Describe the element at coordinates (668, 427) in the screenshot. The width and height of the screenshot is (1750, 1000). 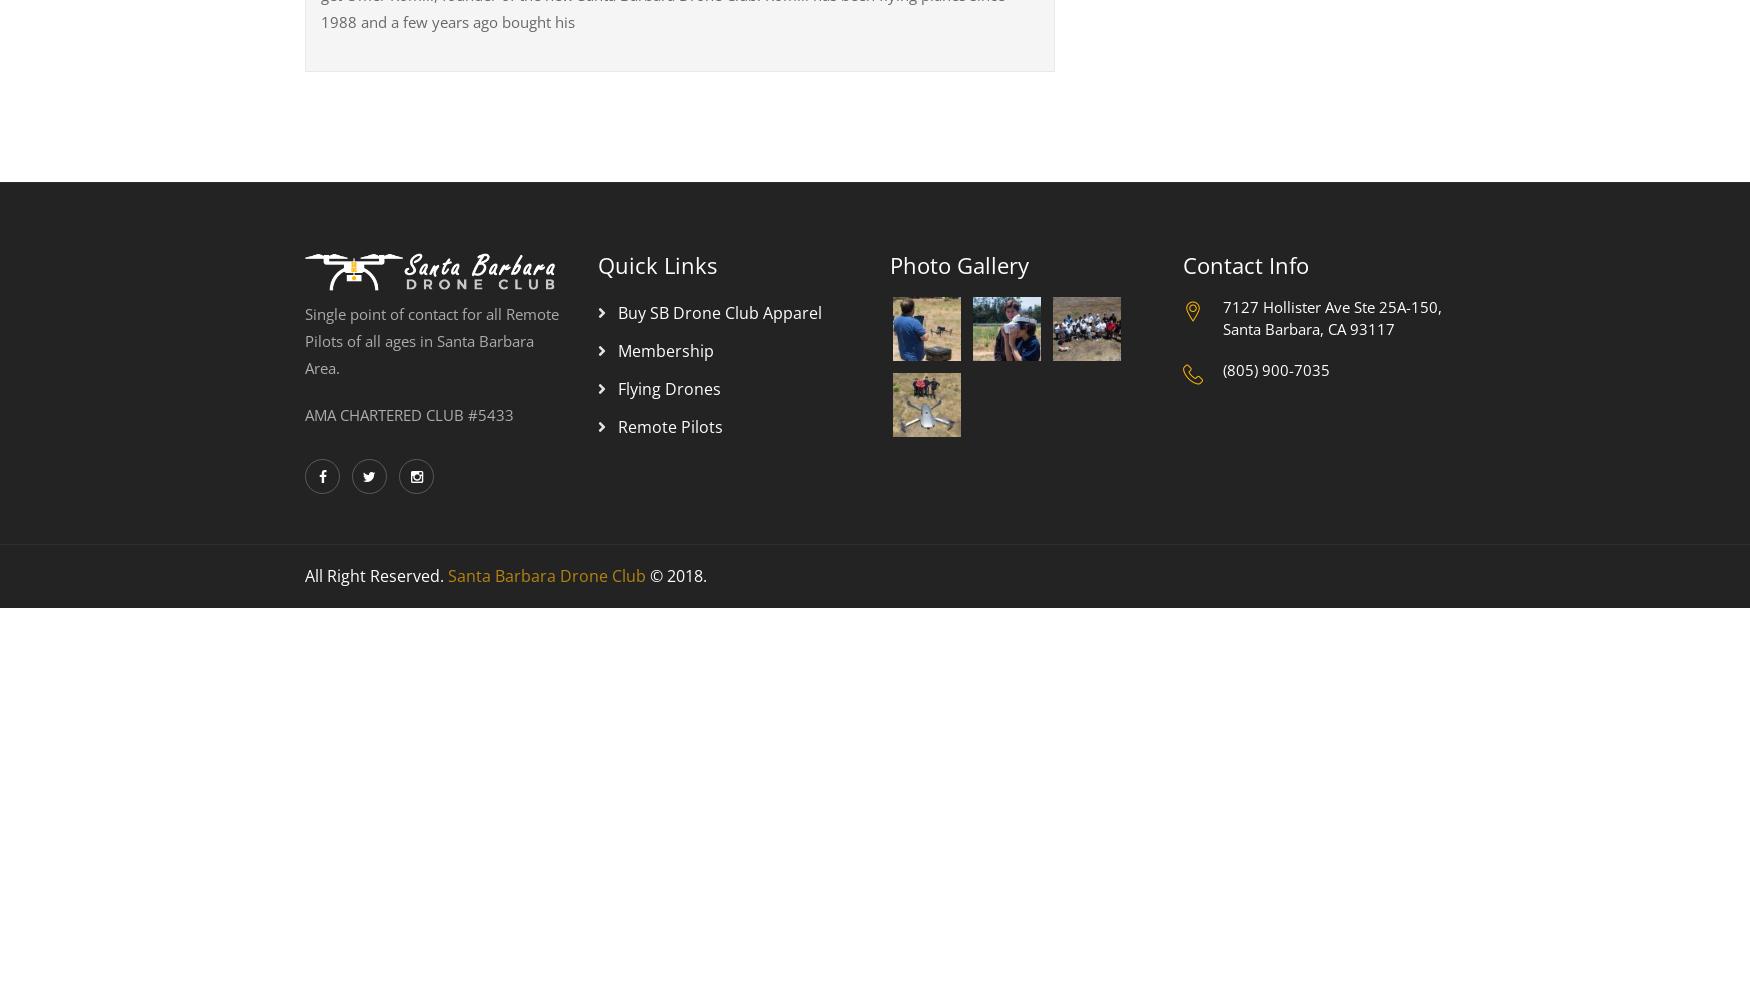
I see `'Remote Pilots'` at that location.